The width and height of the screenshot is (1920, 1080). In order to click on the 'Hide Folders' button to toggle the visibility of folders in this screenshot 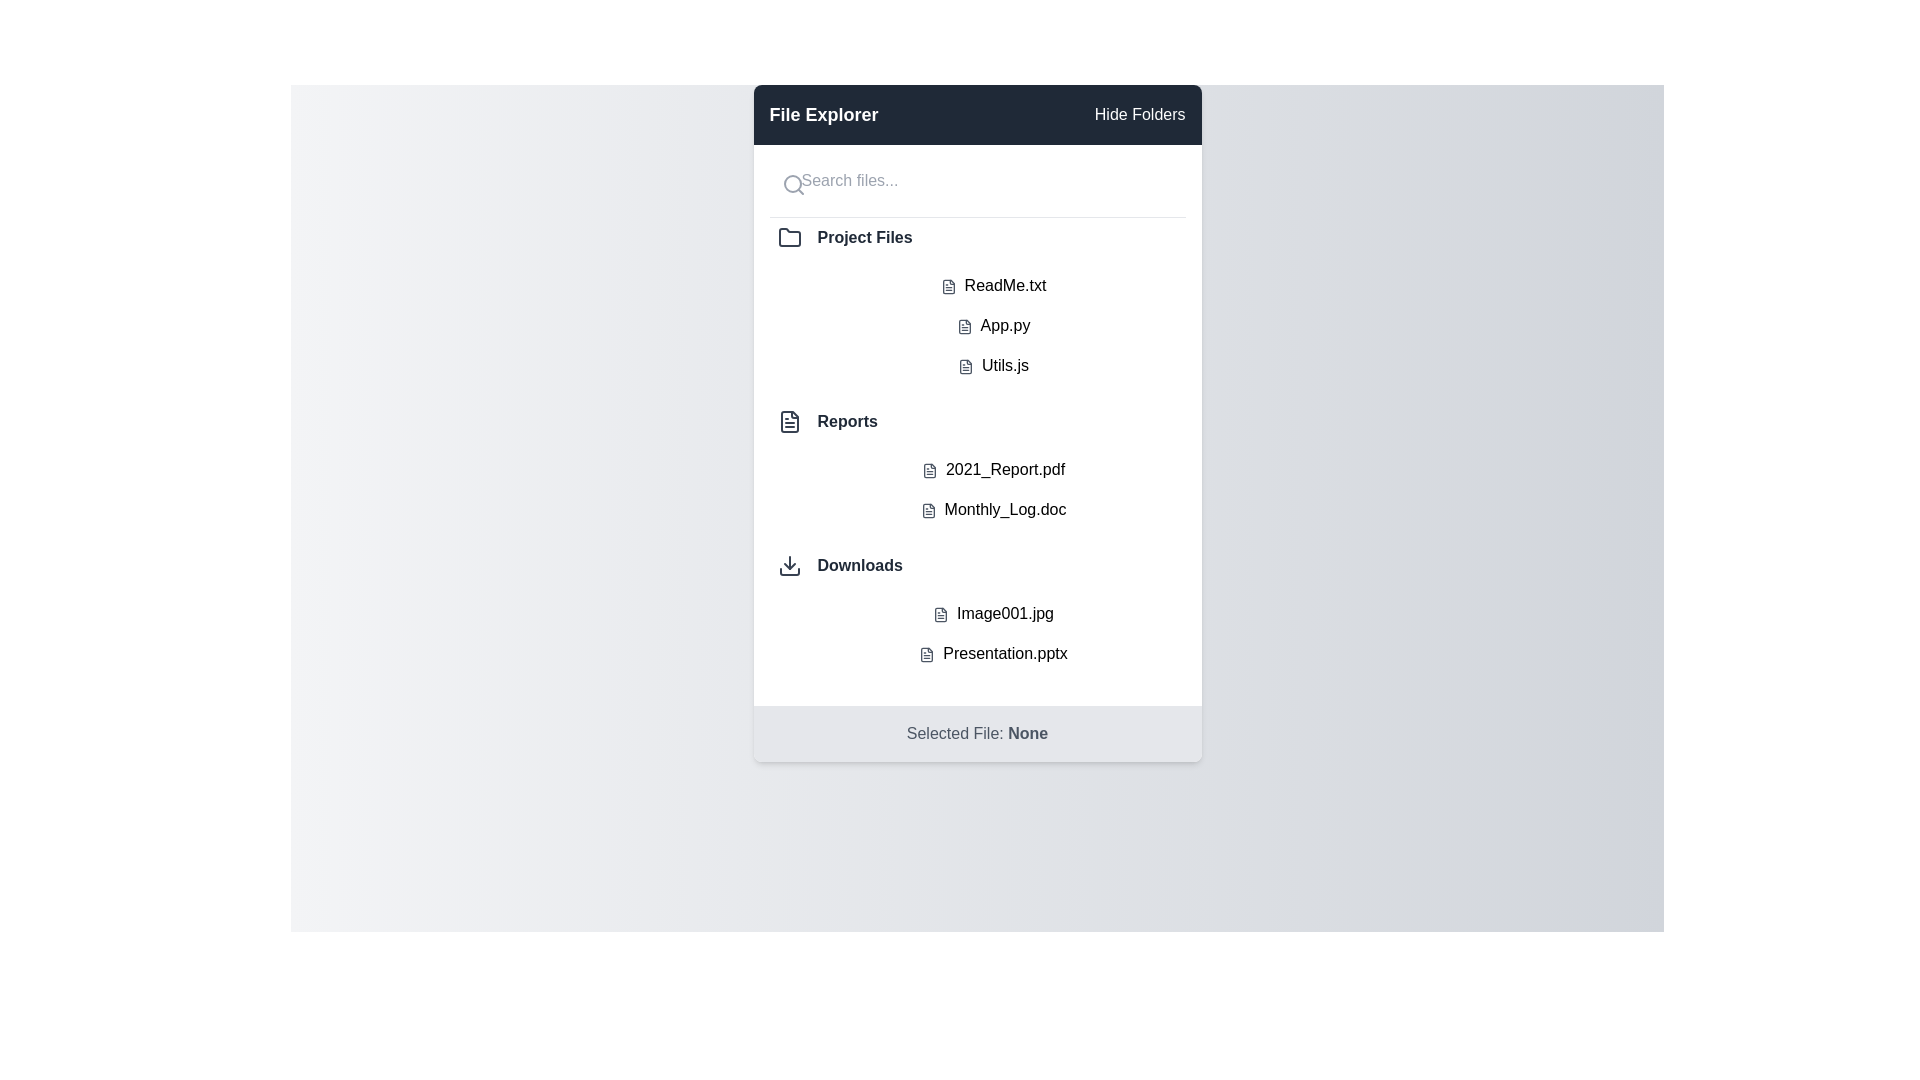, I will do `click(1140, 115)`.